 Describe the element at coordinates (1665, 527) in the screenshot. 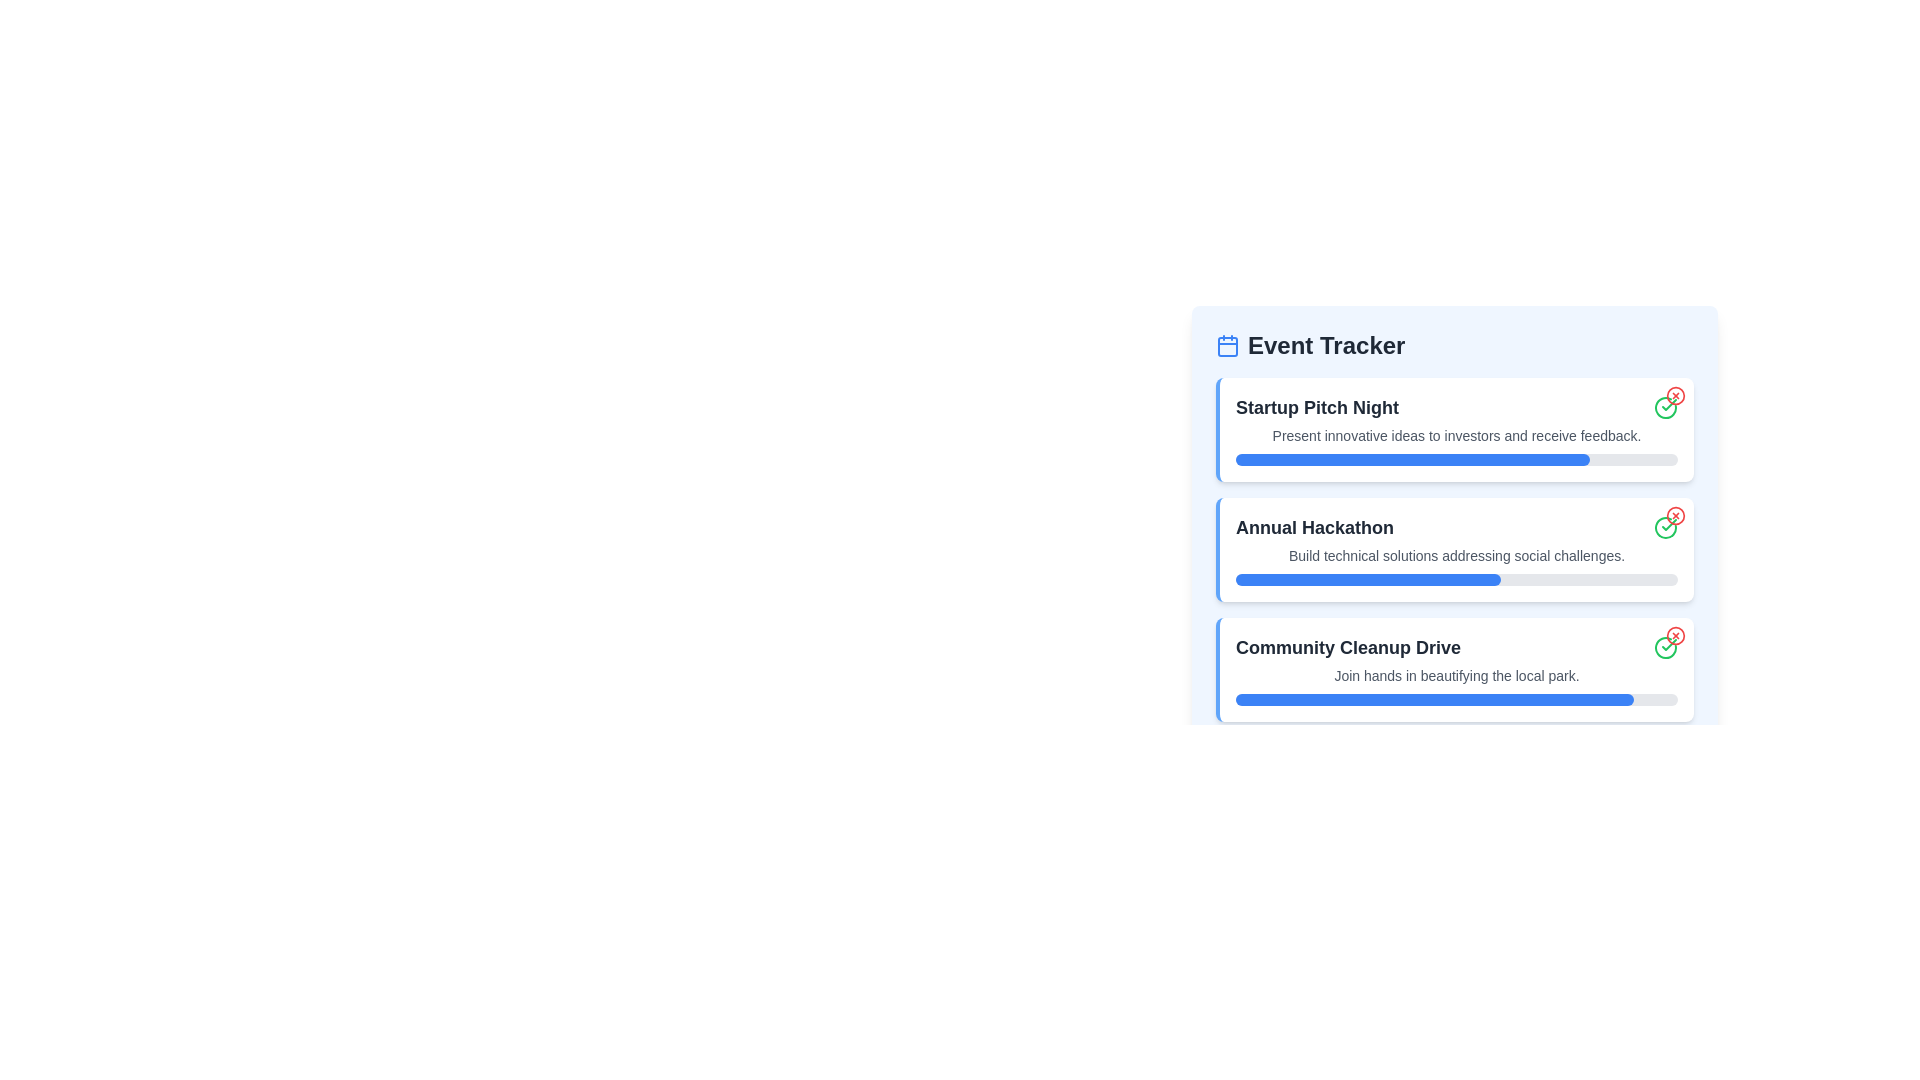

I see `the checkmark icon element within the 'Annual Hackathon' item, which visually indicates a positive state or approval` at that location.